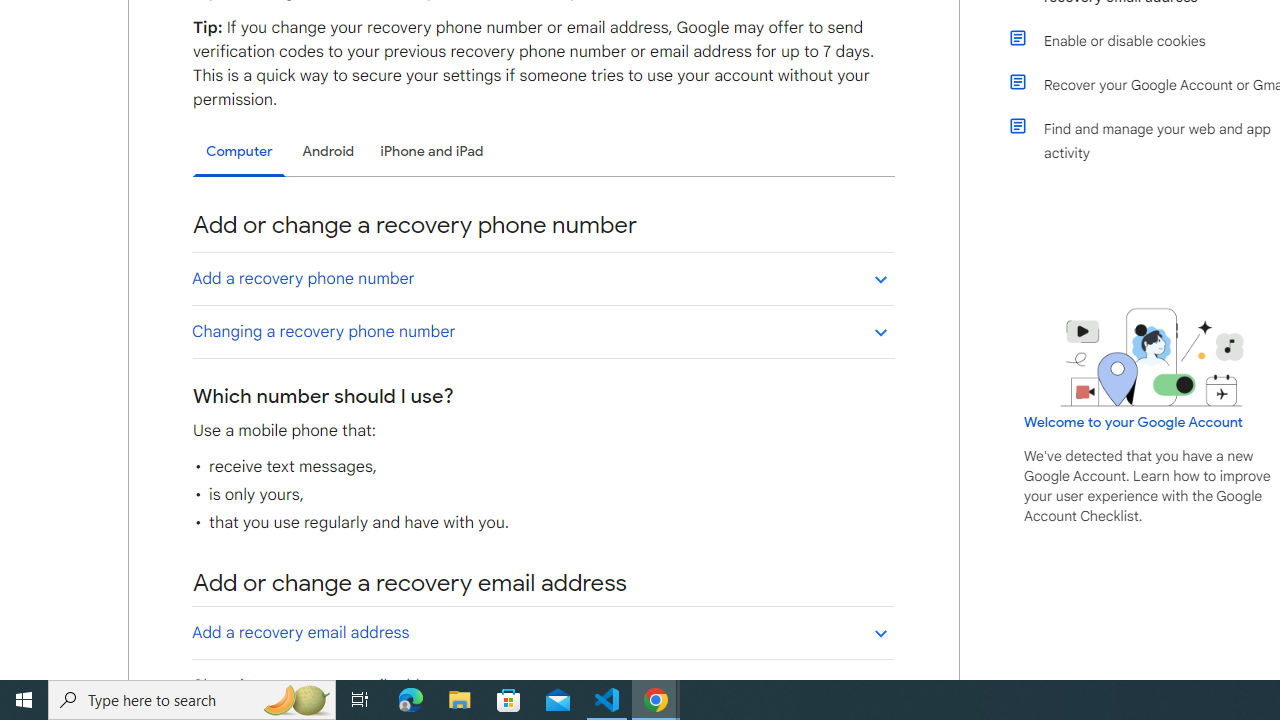 The image size is (1280, 720). What do you see at coordinates (1152, 356) in the screenshot?
I see `'Learning Center home page image'` at bounding box center [1152, 356].